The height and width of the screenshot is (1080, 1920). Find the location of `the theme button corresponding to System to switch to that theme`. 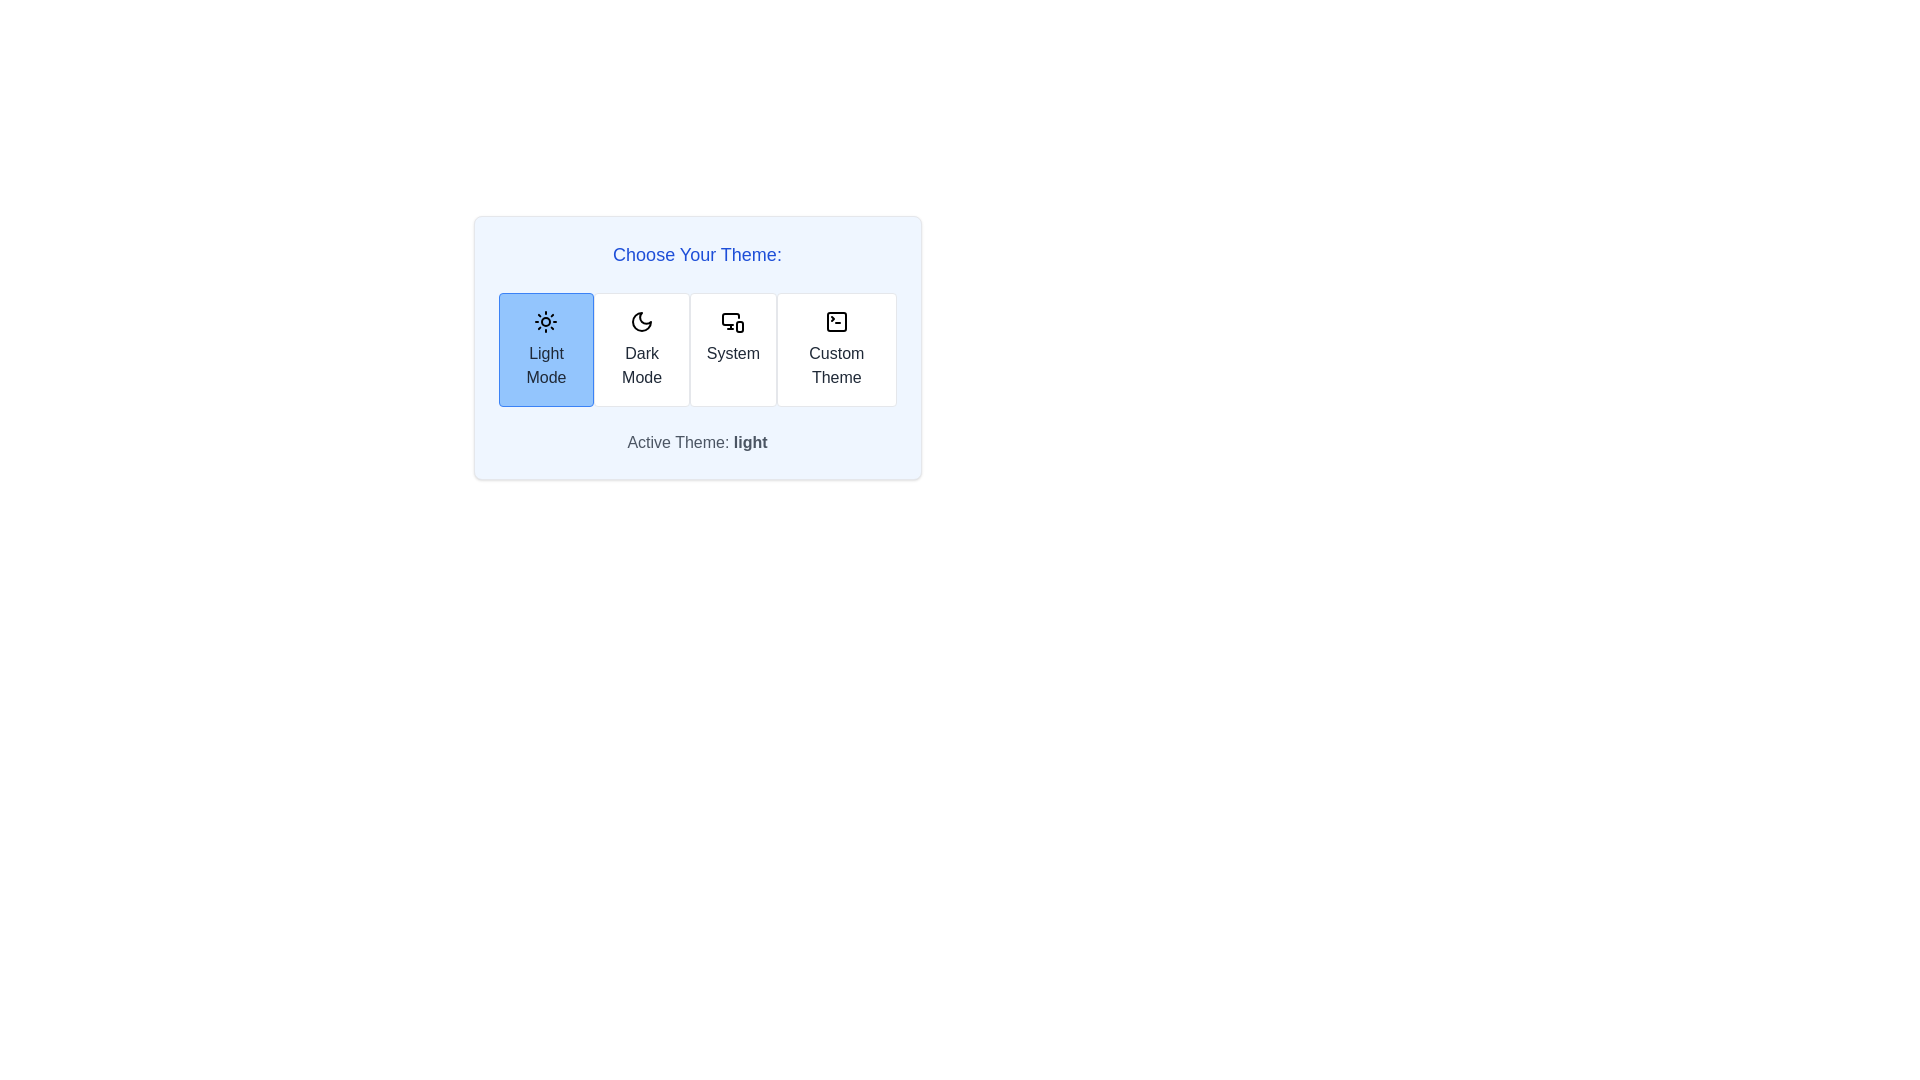

the theme button corresponding to System to switch to that theme is located at coordinates (732, 349).